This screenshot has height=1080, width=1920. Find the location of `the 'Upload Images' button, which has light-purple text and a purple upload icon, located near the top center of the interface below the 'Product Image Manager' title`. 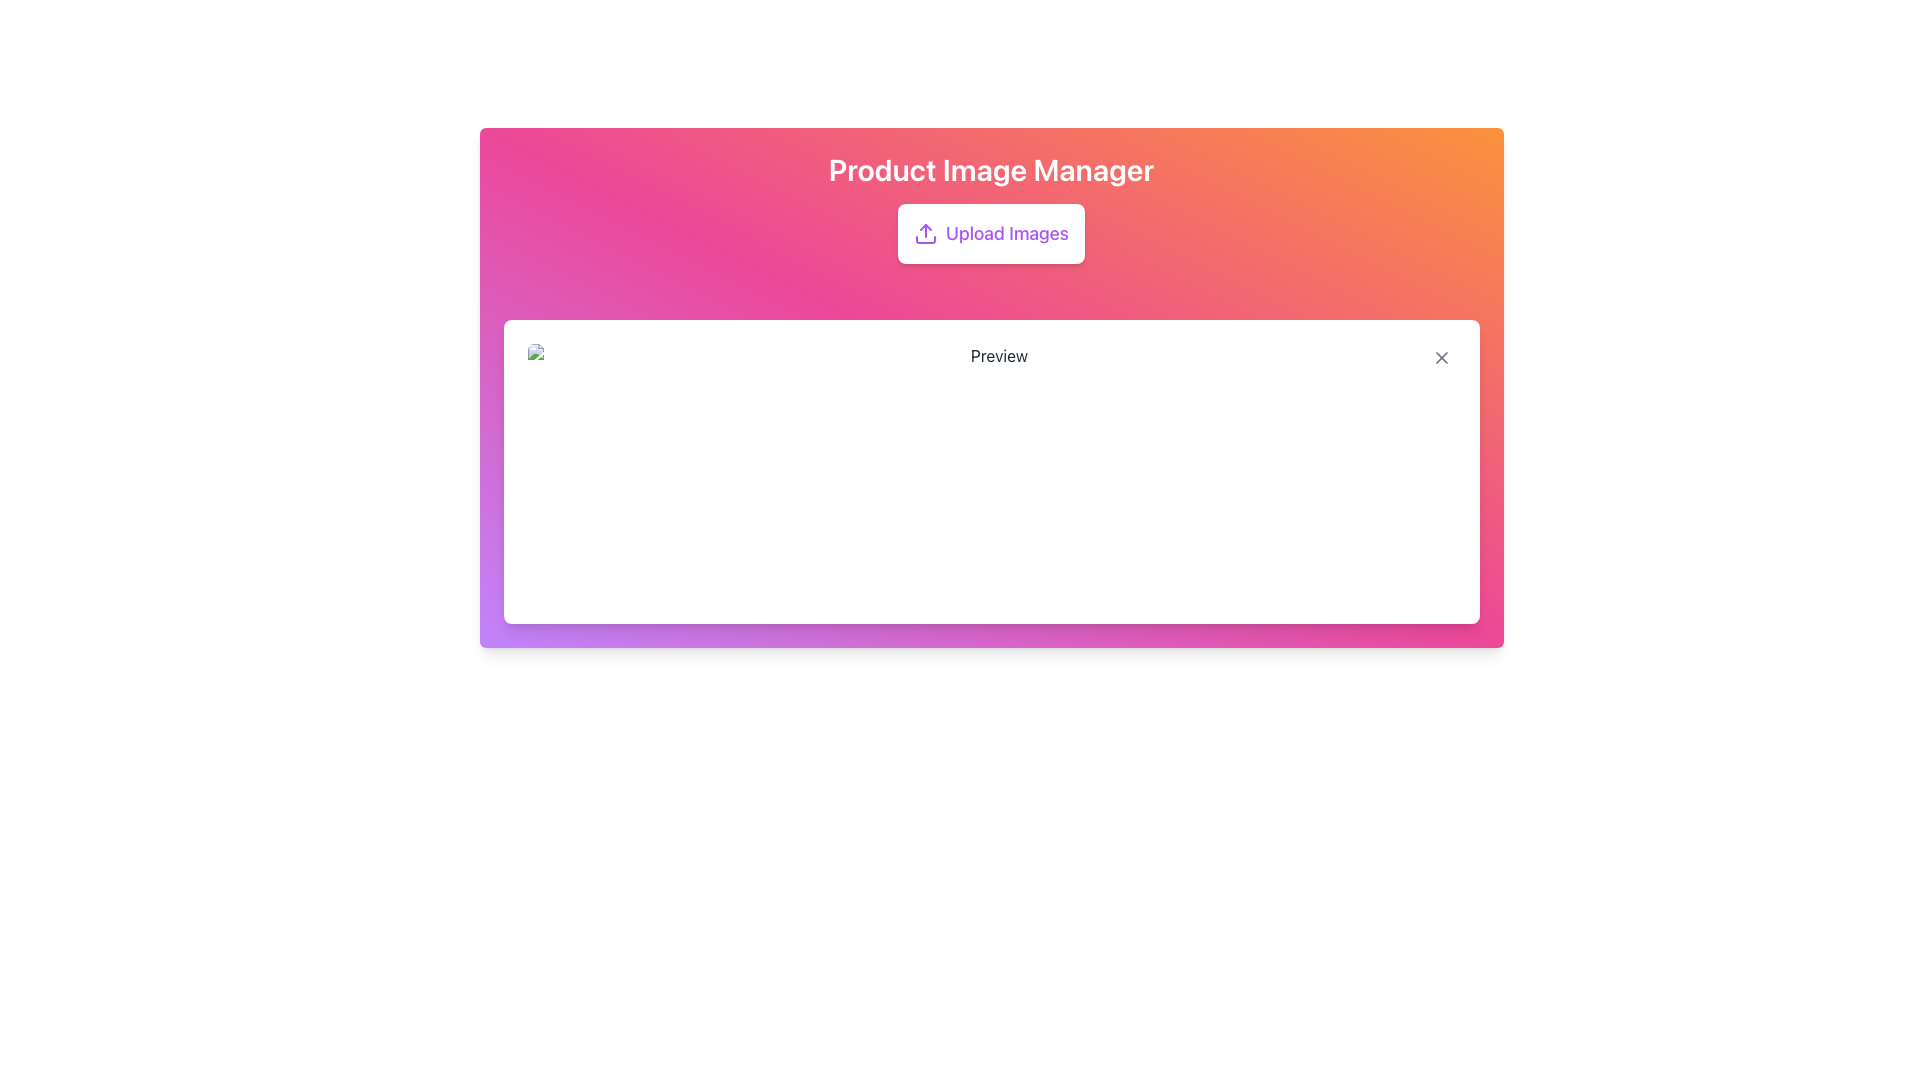

the 'Upload Images' button, which has light-purple text and a purple upload icon, located near the top center of the interface below the 'Product Image Manager' title is located at coordinates (991, 233).